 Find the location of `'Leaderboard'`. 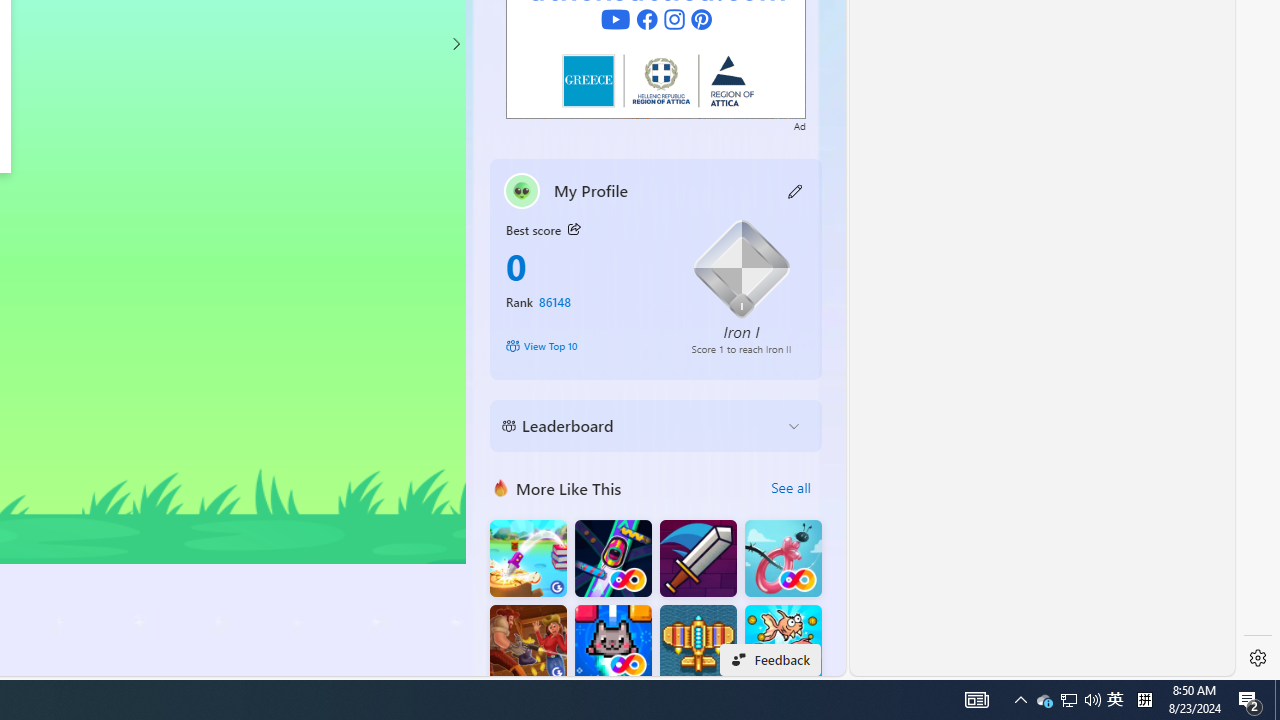

'Leaderboard' is located at coordinates (640, 424).